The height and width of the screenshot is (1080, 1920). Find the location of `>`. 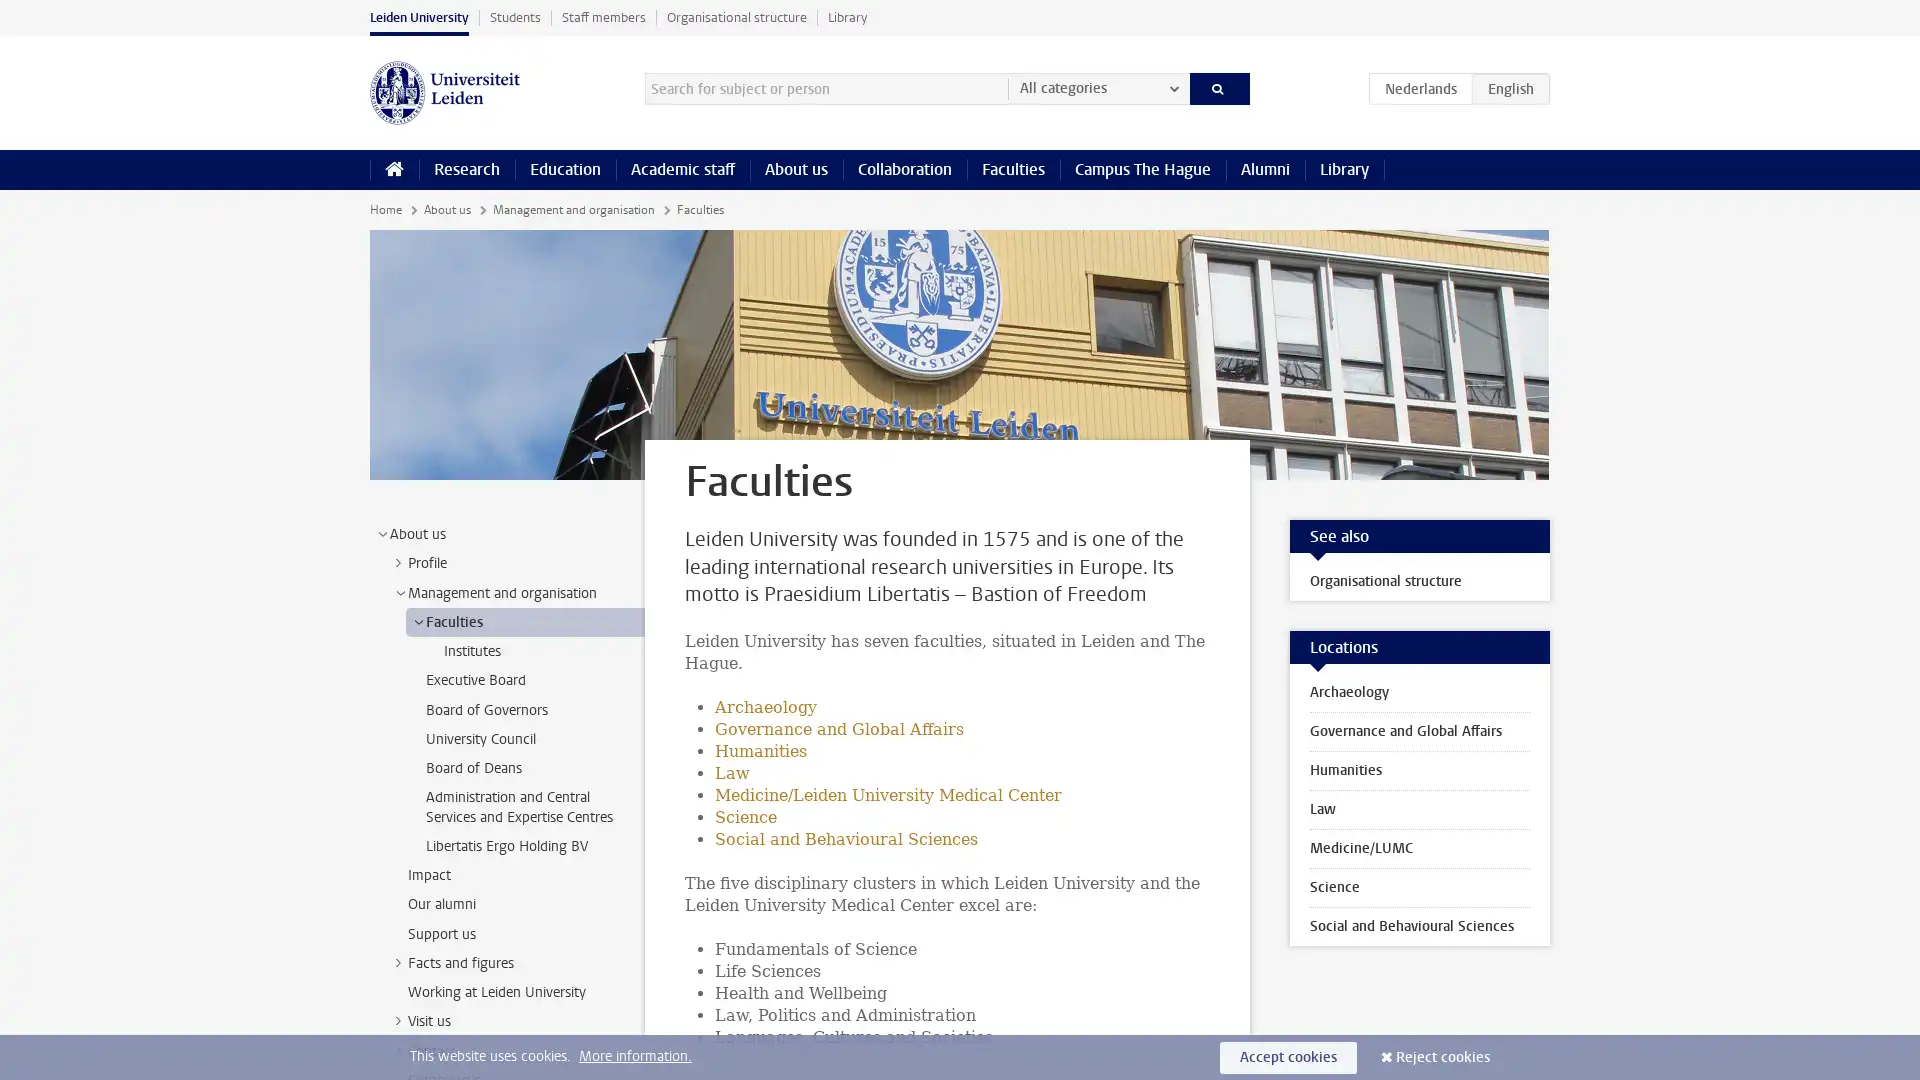

> is located at coordinates (398, 1048).